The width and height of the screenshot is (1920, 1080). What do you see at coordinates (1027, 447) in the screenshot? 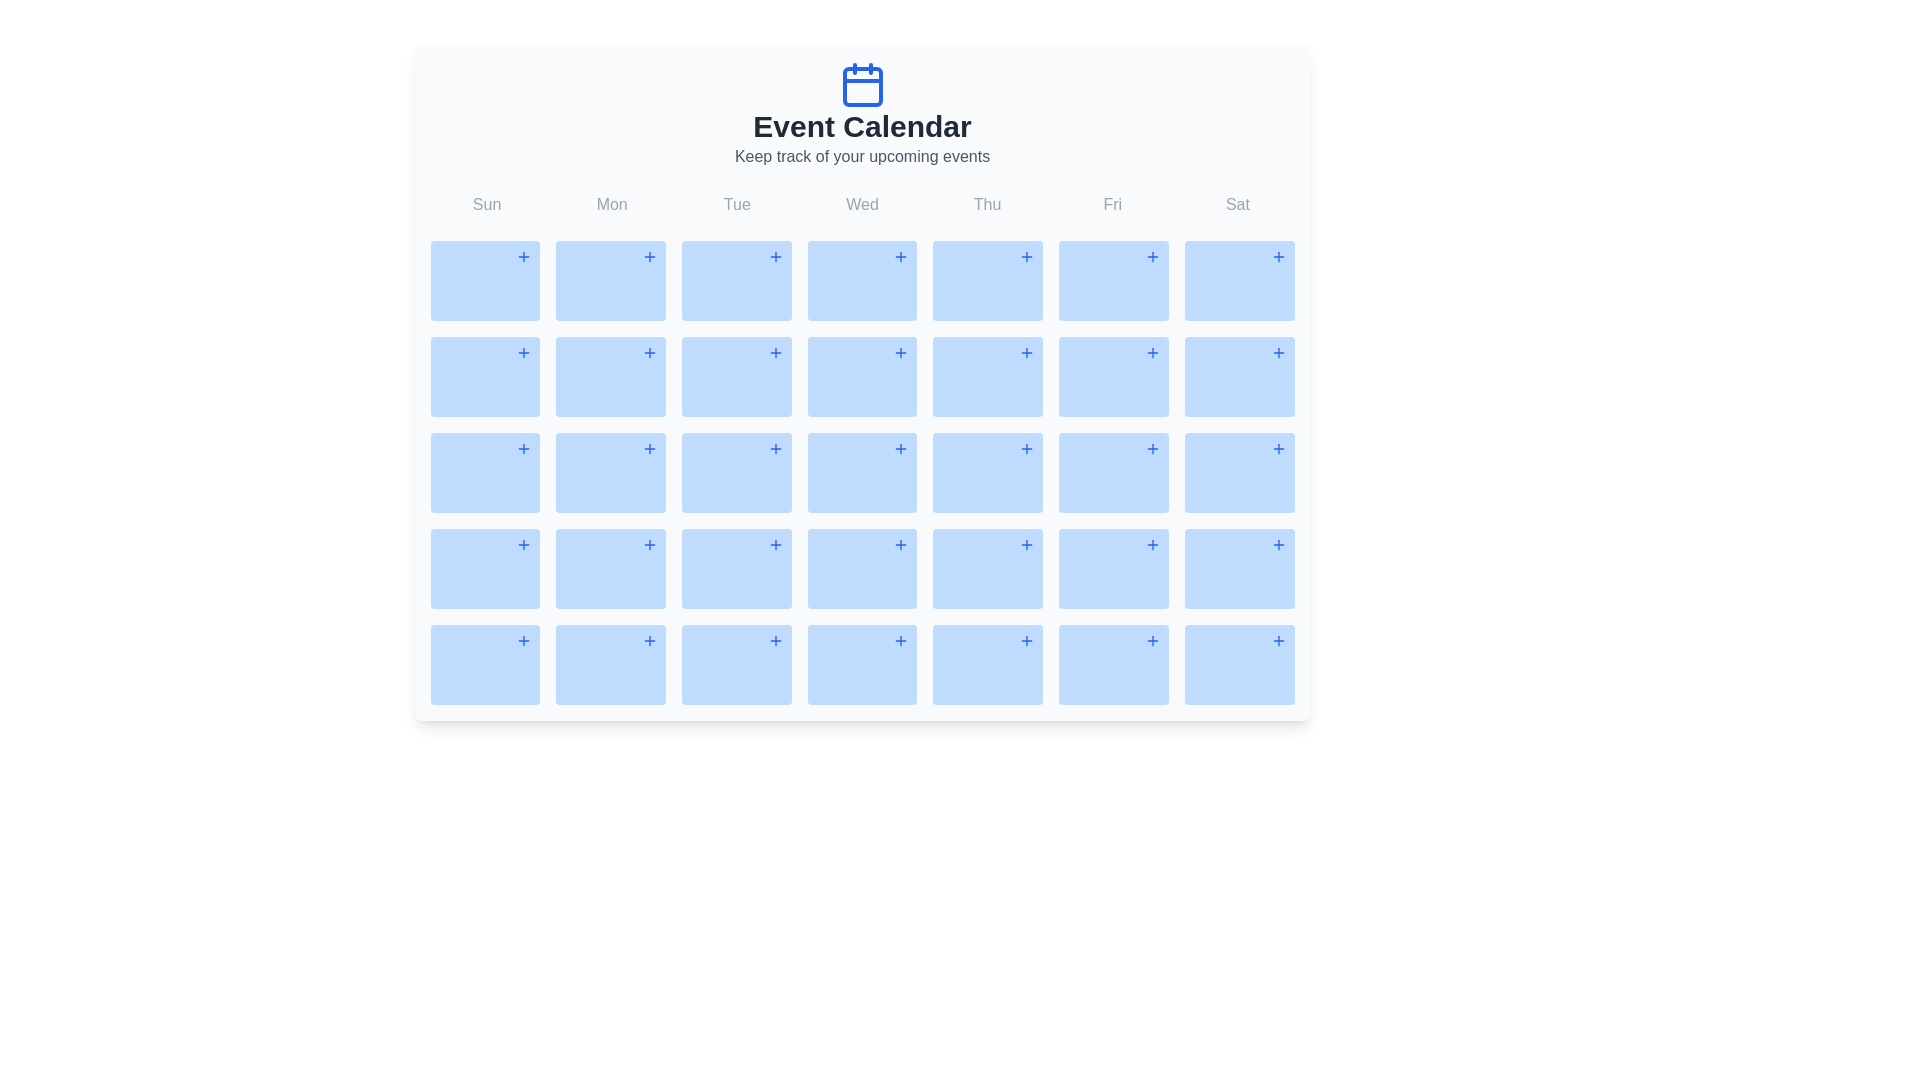
I see `the button located in the top-right corner of the fourth cell in the fourth row of the calendar grid` at bounding box center [1027, 447].